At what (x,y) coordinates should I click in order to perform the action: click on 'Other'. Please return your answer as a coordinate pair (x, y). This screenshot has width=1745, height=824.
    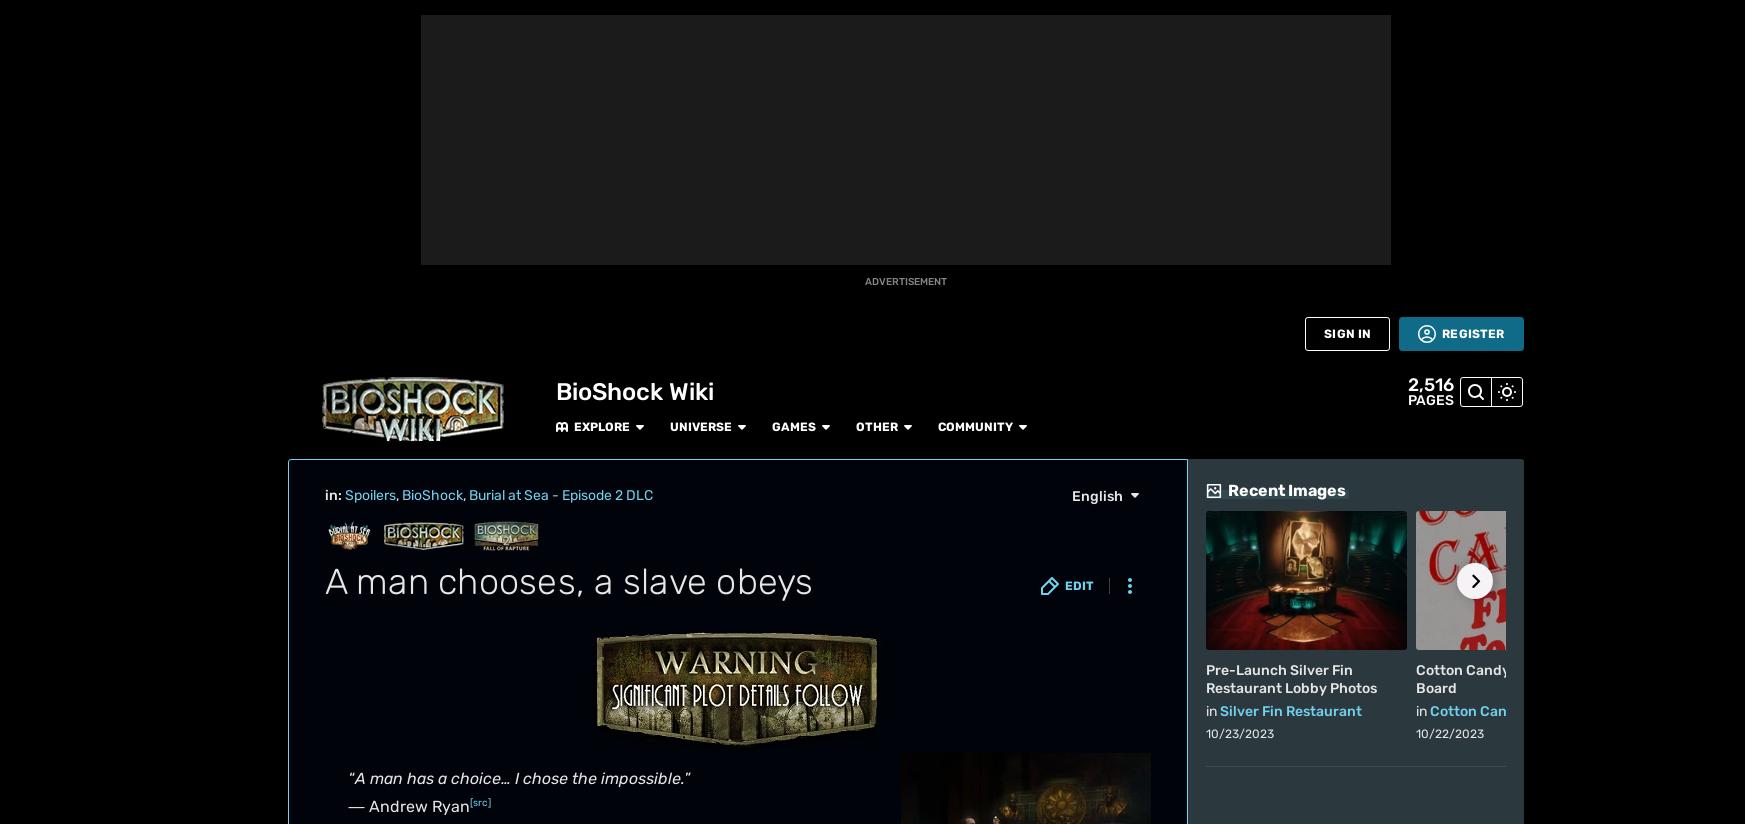
    Looking at the image, I should click on (618, 21).